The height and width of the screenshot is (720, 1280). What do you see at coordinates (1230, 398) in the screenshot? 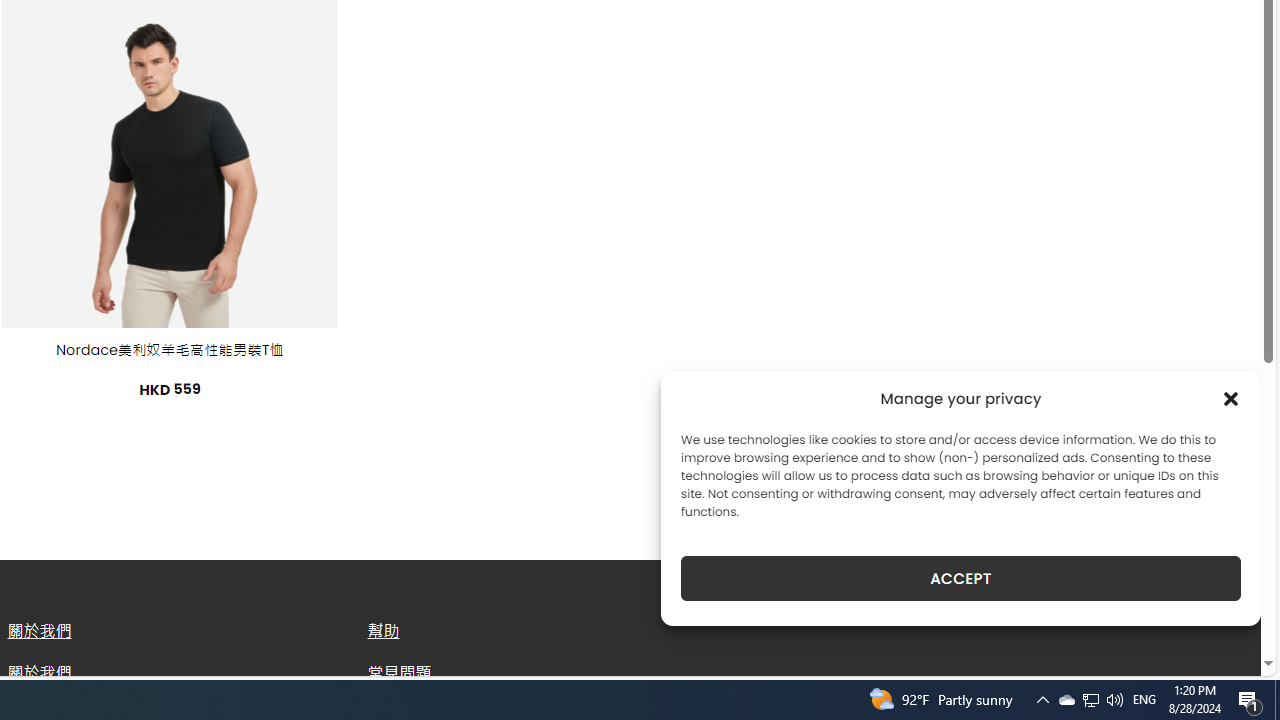
I see `'Class: cmplz-close'` at bounding box center [1230, 398].